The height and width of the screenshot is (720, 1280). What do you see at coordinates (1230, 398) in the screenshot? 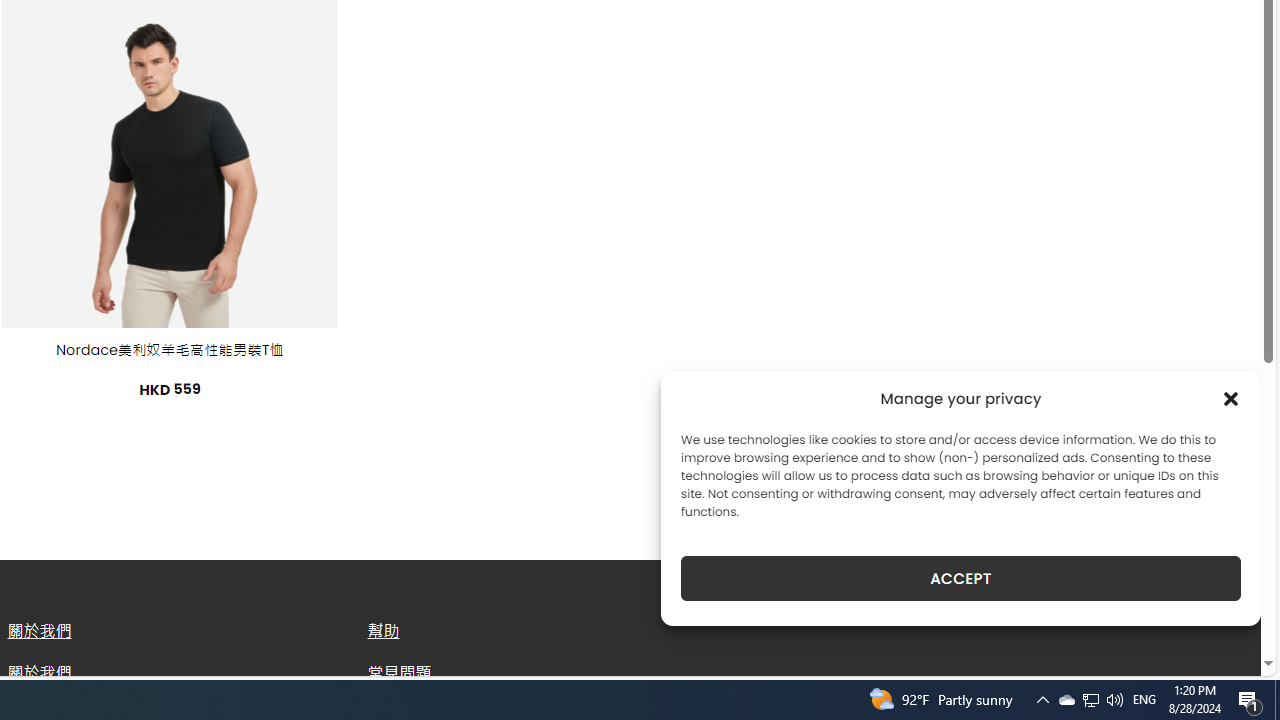
I see `'Class: cmplz-close'` at bounding box center [1230, 398].